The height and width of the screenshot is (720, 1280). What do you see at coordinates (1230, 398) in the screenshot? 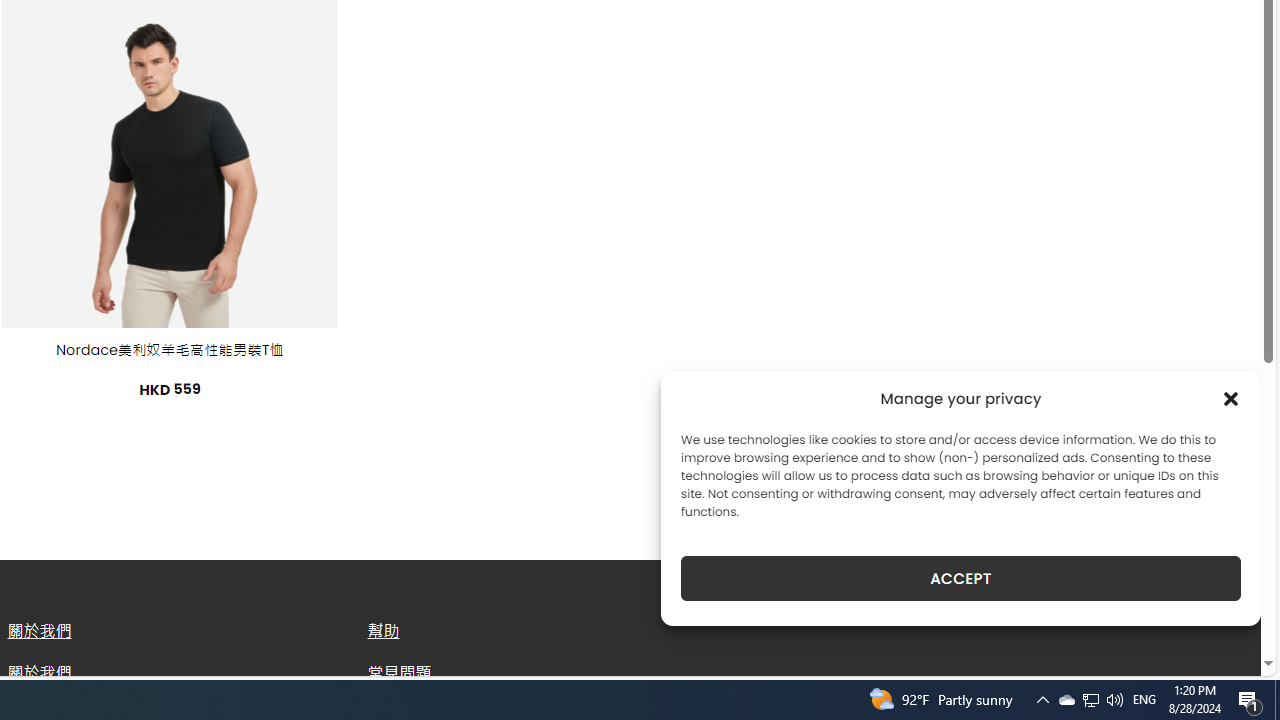
I see `'Class: cmplz-close'` at bounding box center [1230, 398].